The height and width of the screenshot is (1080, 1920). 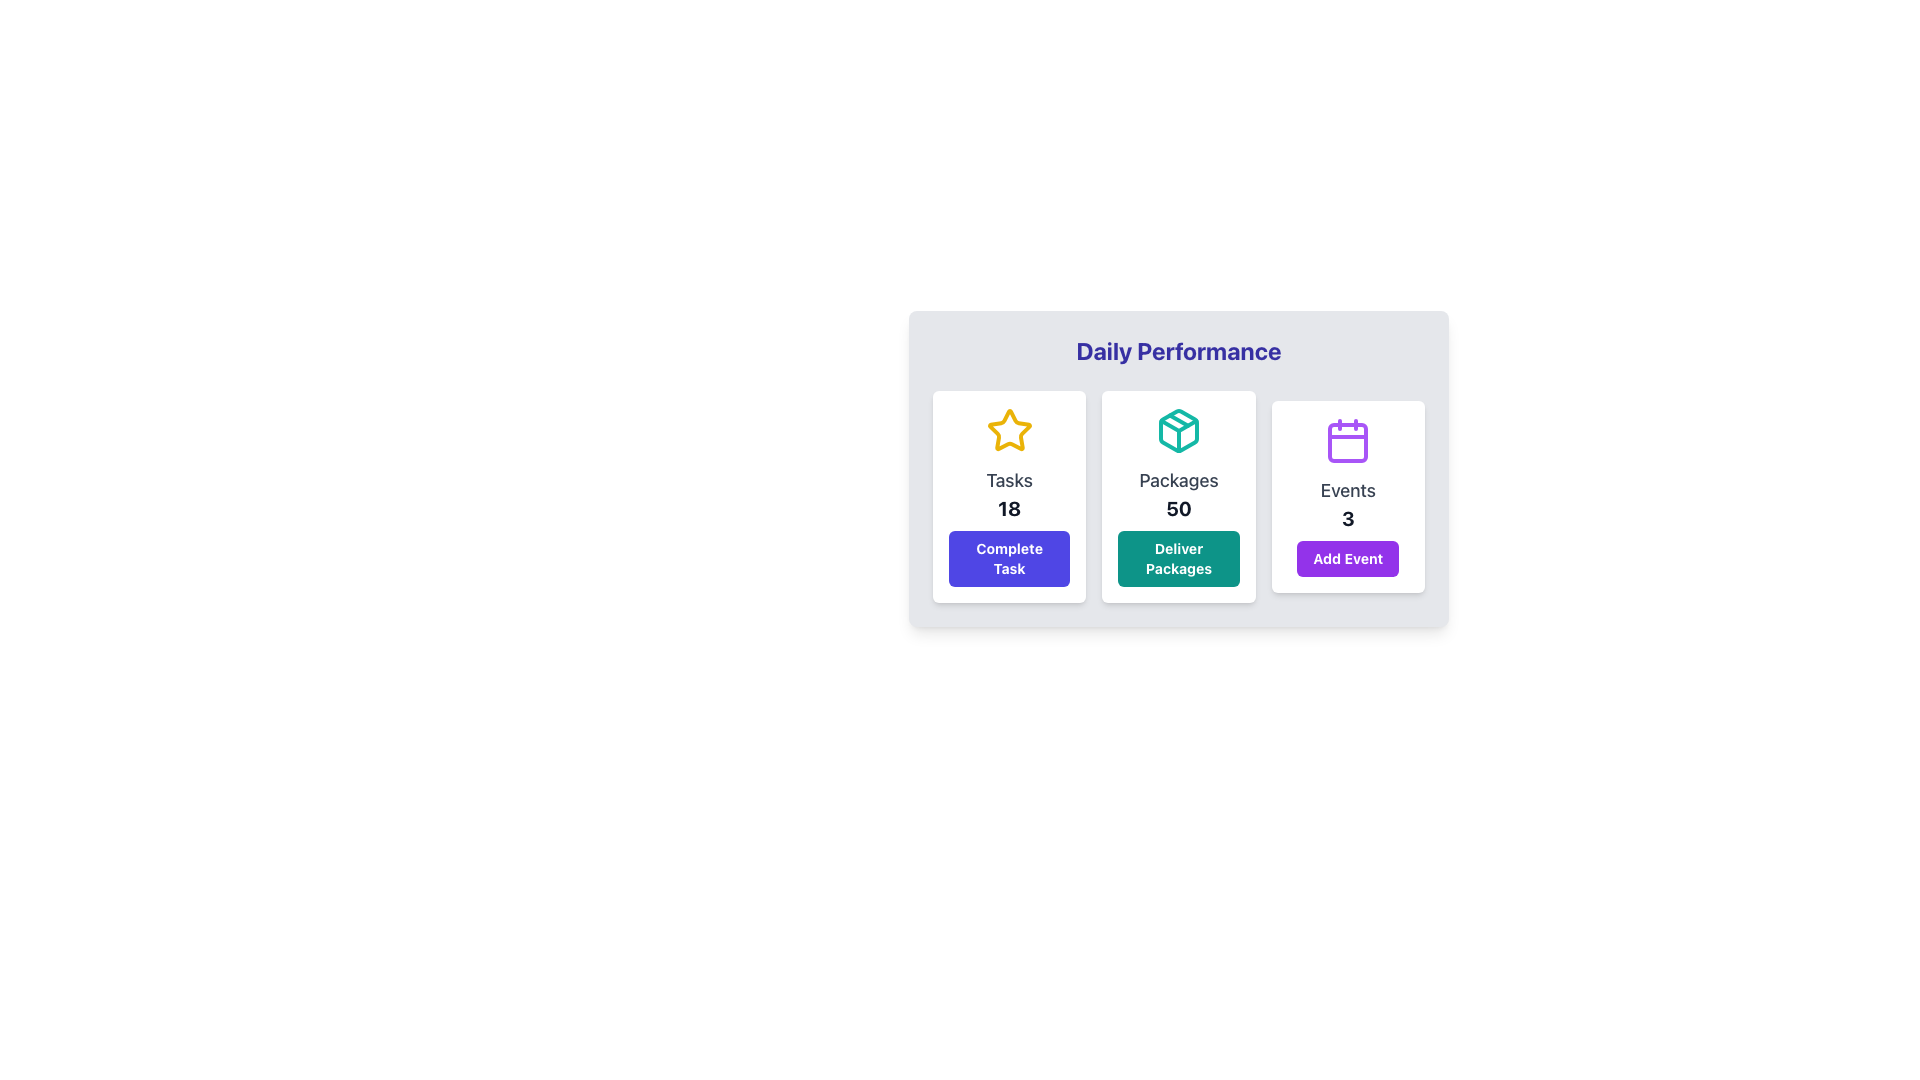 I want to click on the button located in the bottom part of the 'Events' card, which is the third card from the left, to initiate the action for adding a new event, so click(x=1348, y=559).